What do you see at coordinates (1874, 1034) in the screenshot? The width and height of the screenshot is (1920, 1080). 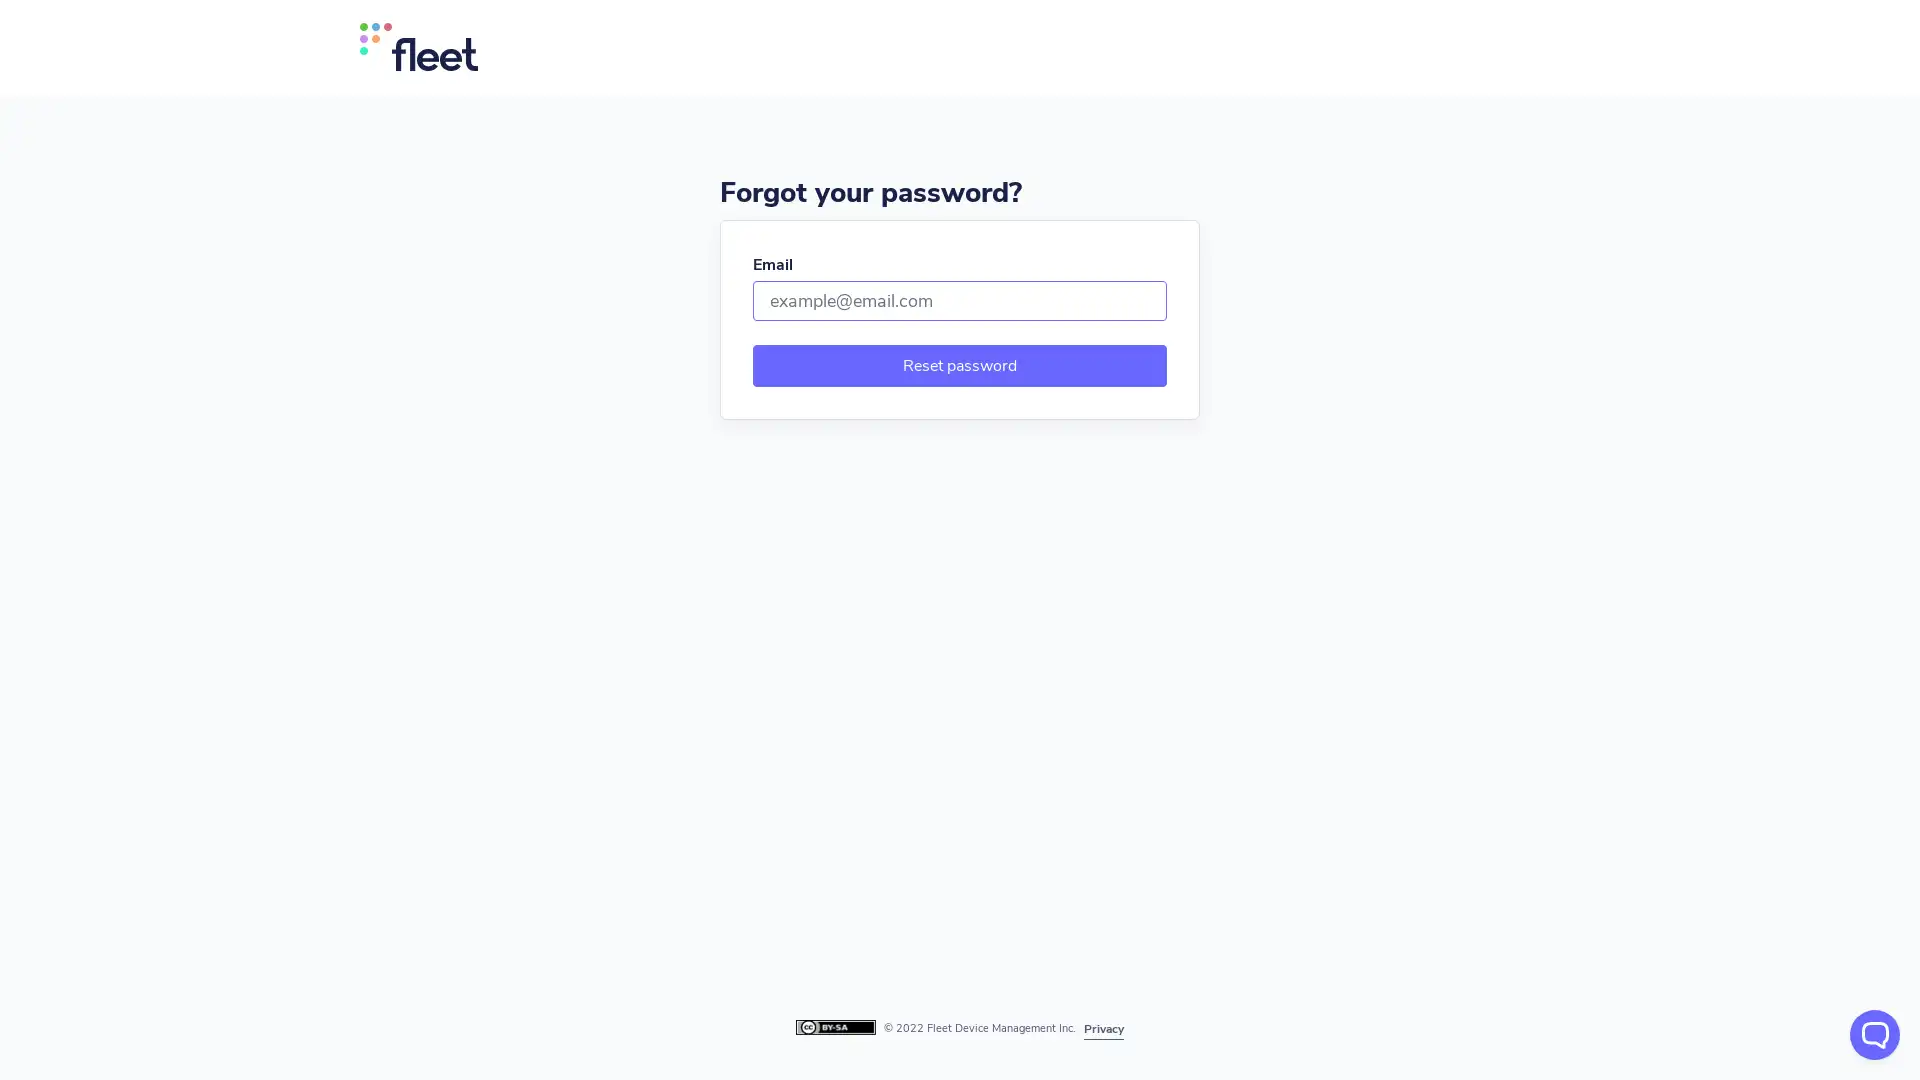 I see `Open chat widget` at bounding box center [1874, 1034].